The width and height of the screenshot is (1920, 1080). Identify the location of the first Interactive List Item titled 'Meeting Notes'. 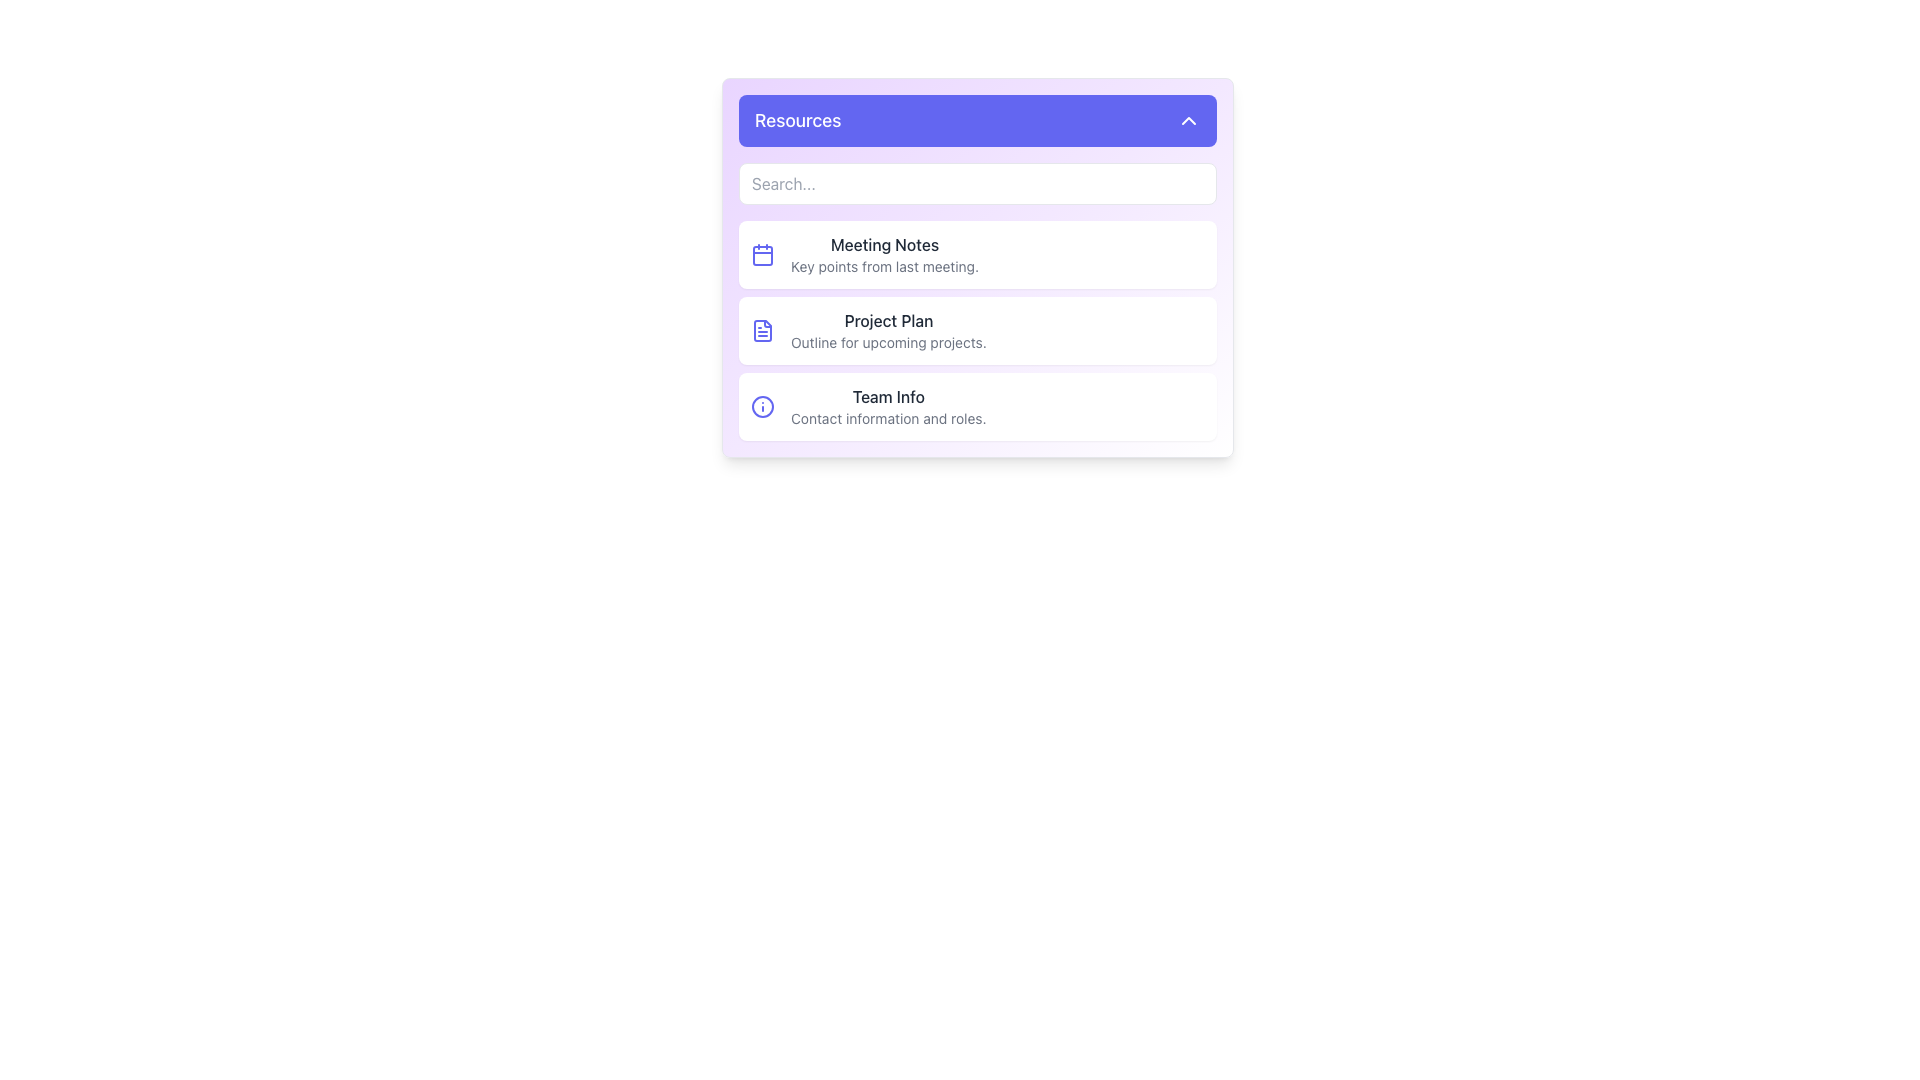
(978, 253).